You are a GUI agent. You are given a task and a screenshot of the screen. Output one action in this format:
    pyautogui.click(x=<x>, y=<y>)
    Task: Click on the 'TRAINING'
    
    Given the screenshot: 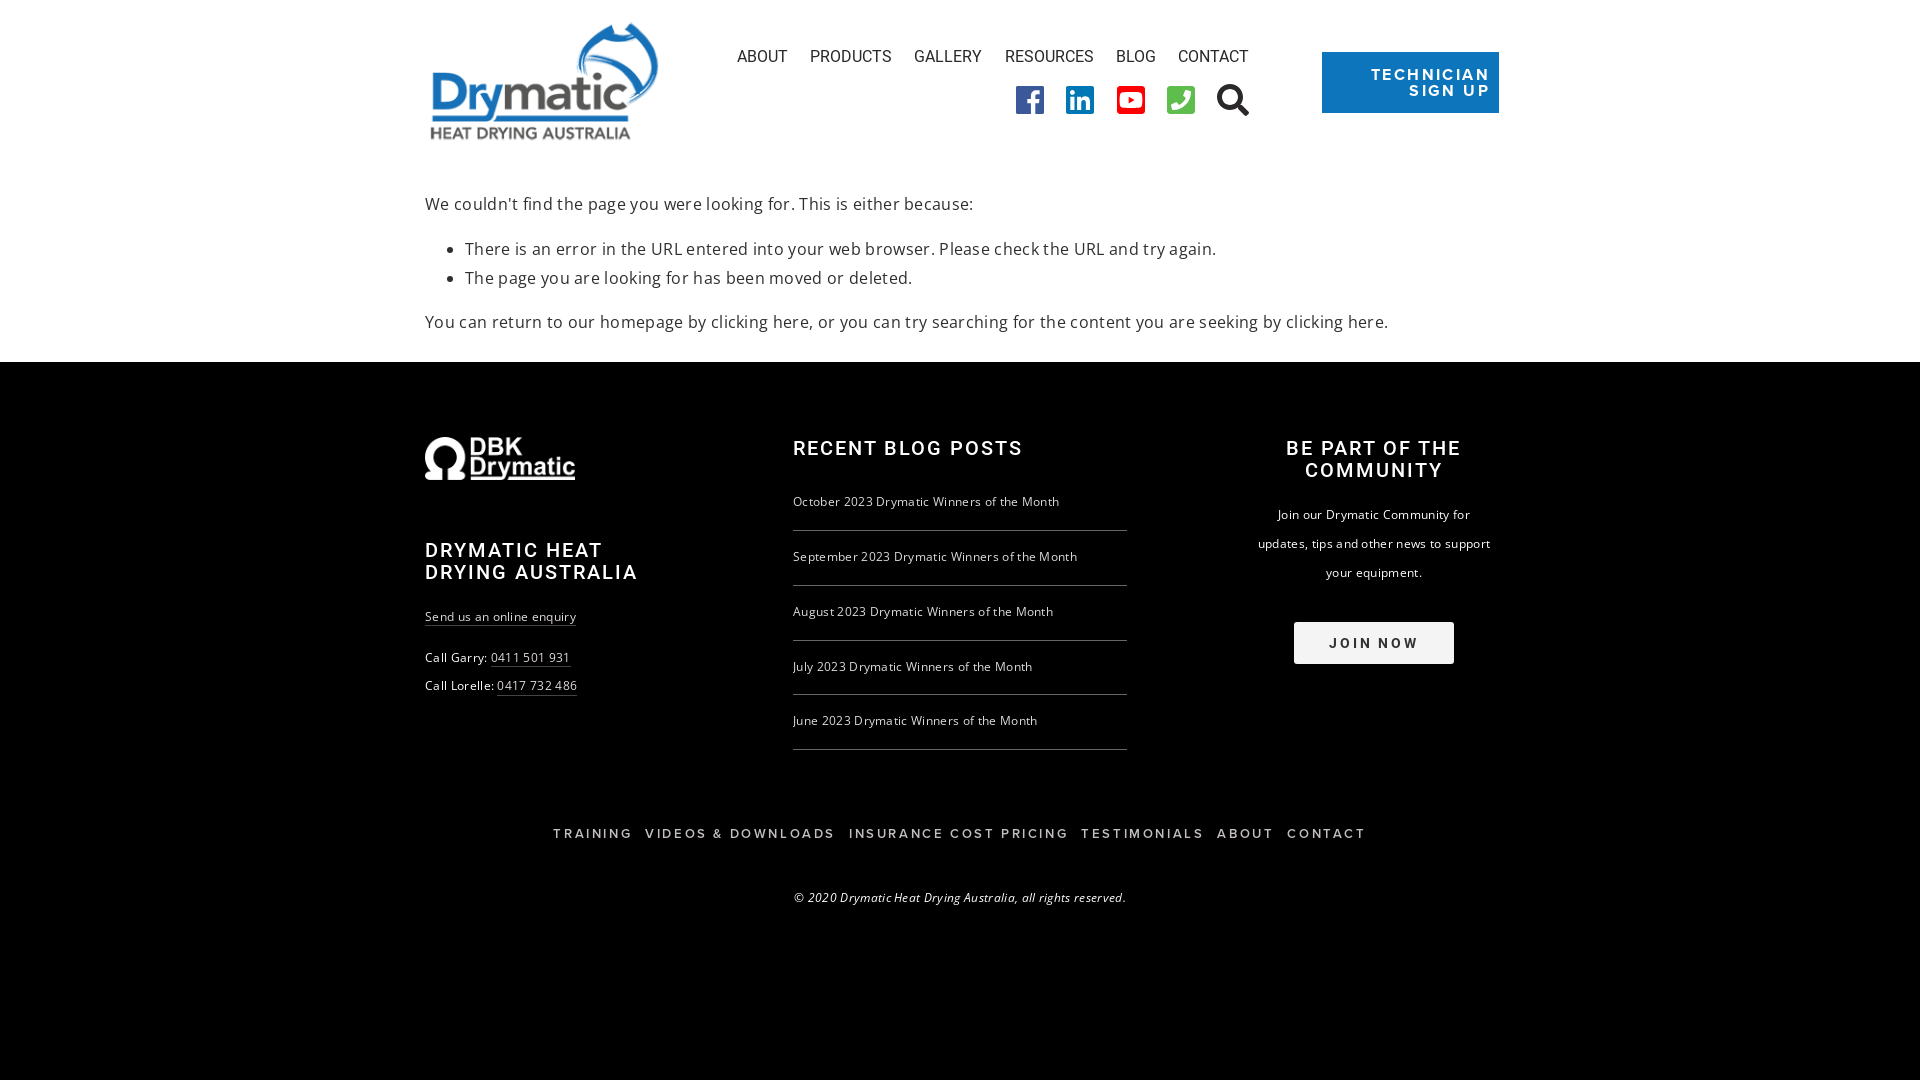 What is the action you would take?
    pyautogui.click(x=598, y=833)
    